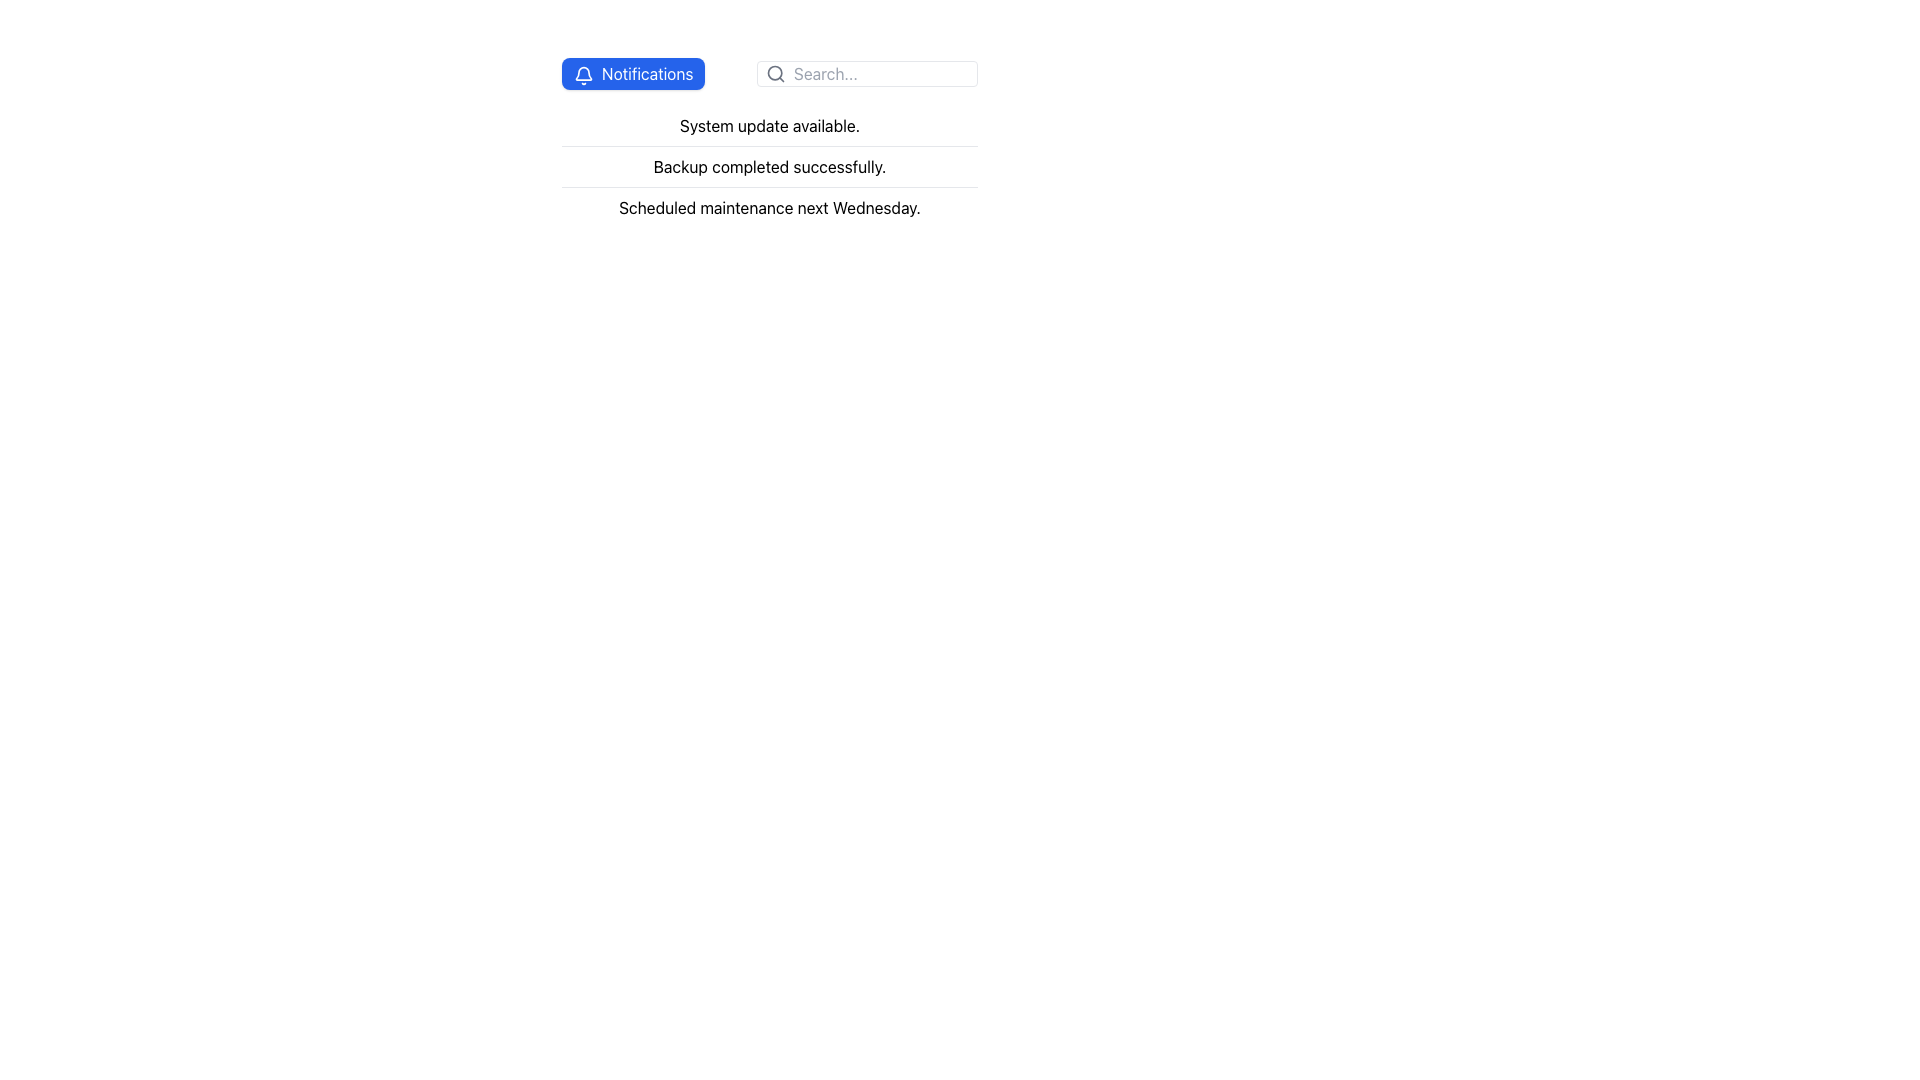 The image size is (1920, 1080). What do you see at coordinates (768, 207) in the screenshot?
I see `the text label that reads 'Scheduled maintenance next Wednesday.' which is the third item in the notification list` at bounding box center [768, 207].